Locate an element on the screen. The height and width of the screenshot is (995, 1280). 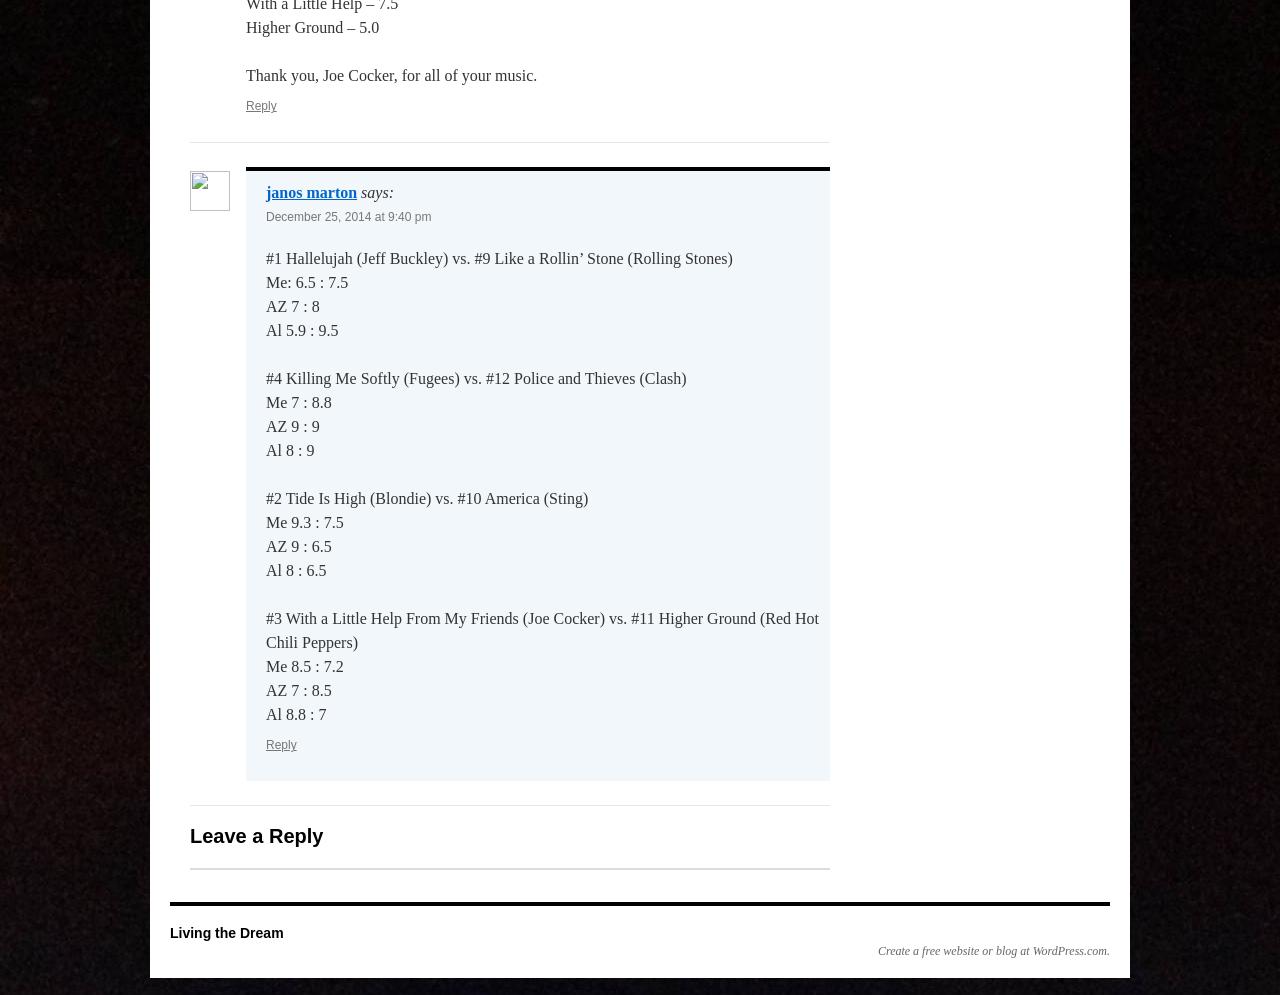
'December 25, 2014 at 9:40 pm' is located at coordinates (348, 216).